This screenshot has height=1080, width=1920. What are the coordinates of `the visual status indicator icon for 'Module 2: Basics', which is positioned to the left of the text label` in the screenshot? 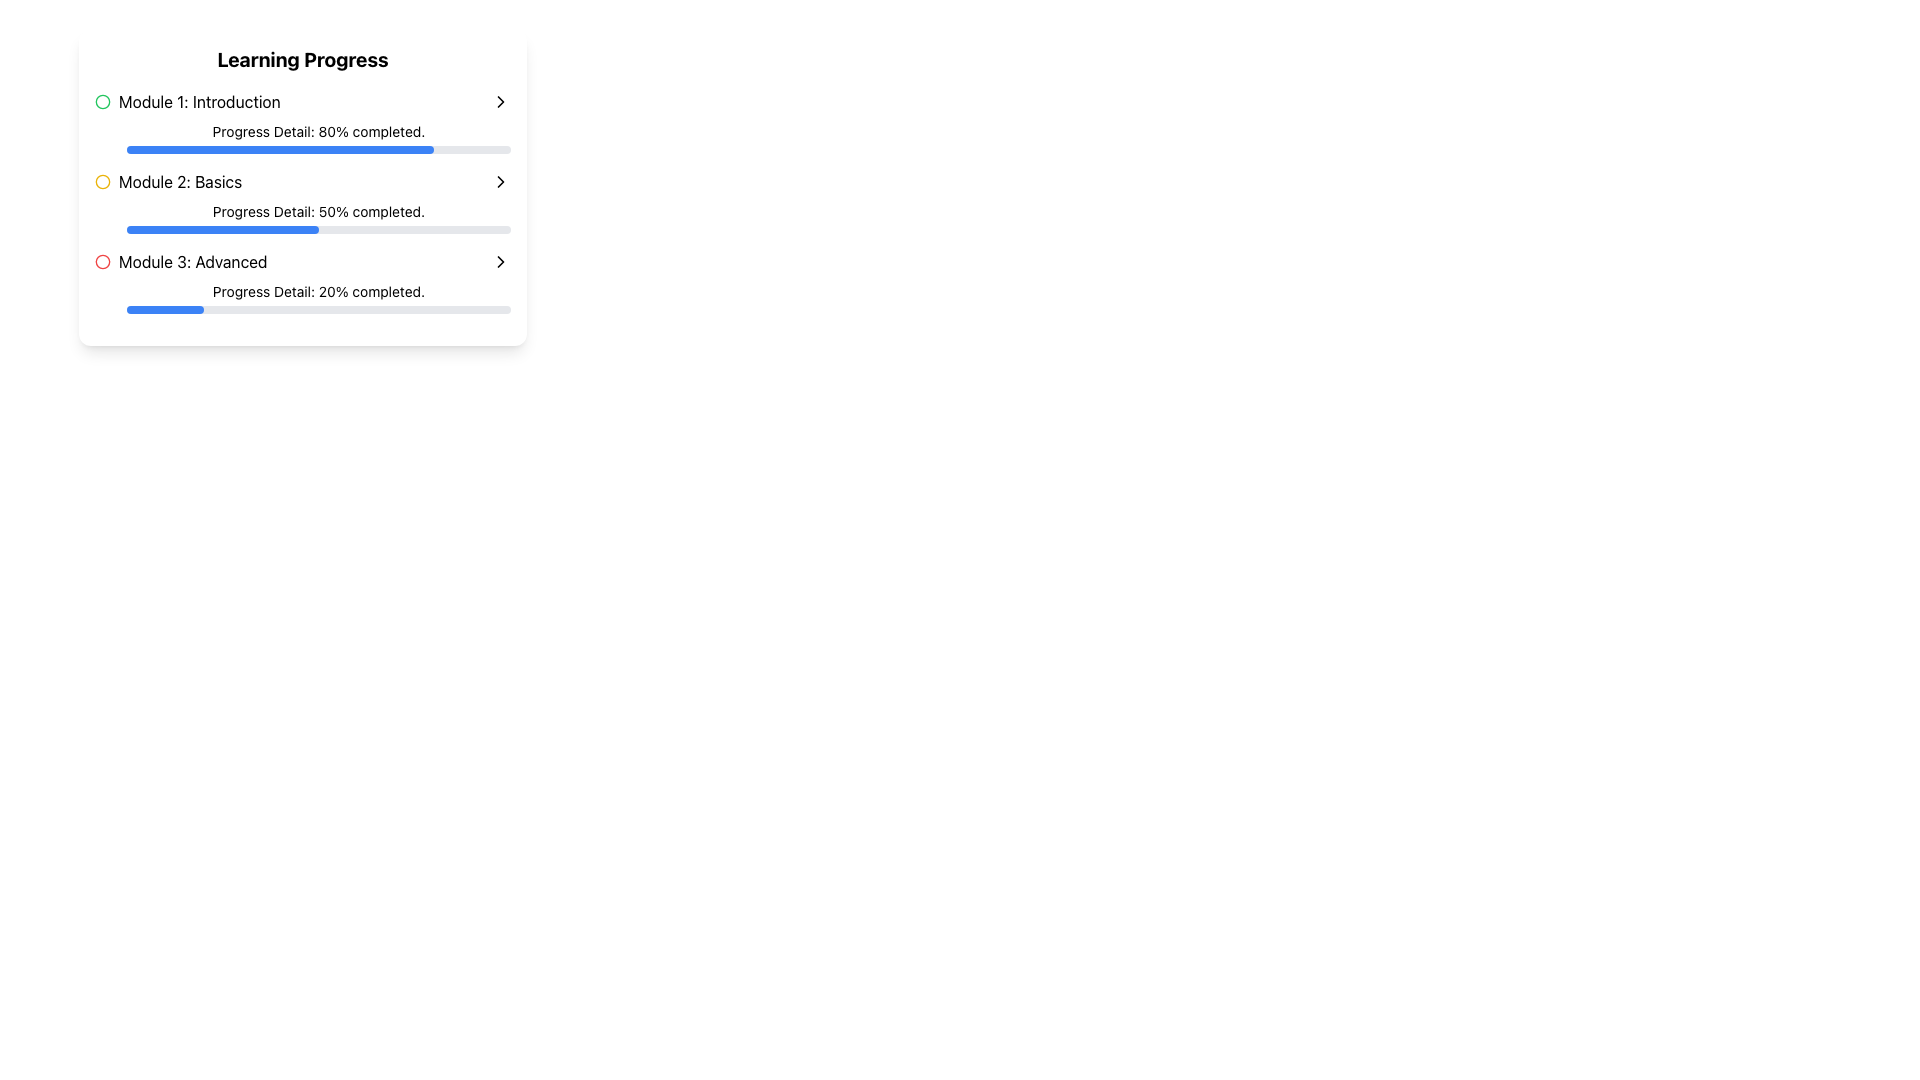 It's located at (101, 181).